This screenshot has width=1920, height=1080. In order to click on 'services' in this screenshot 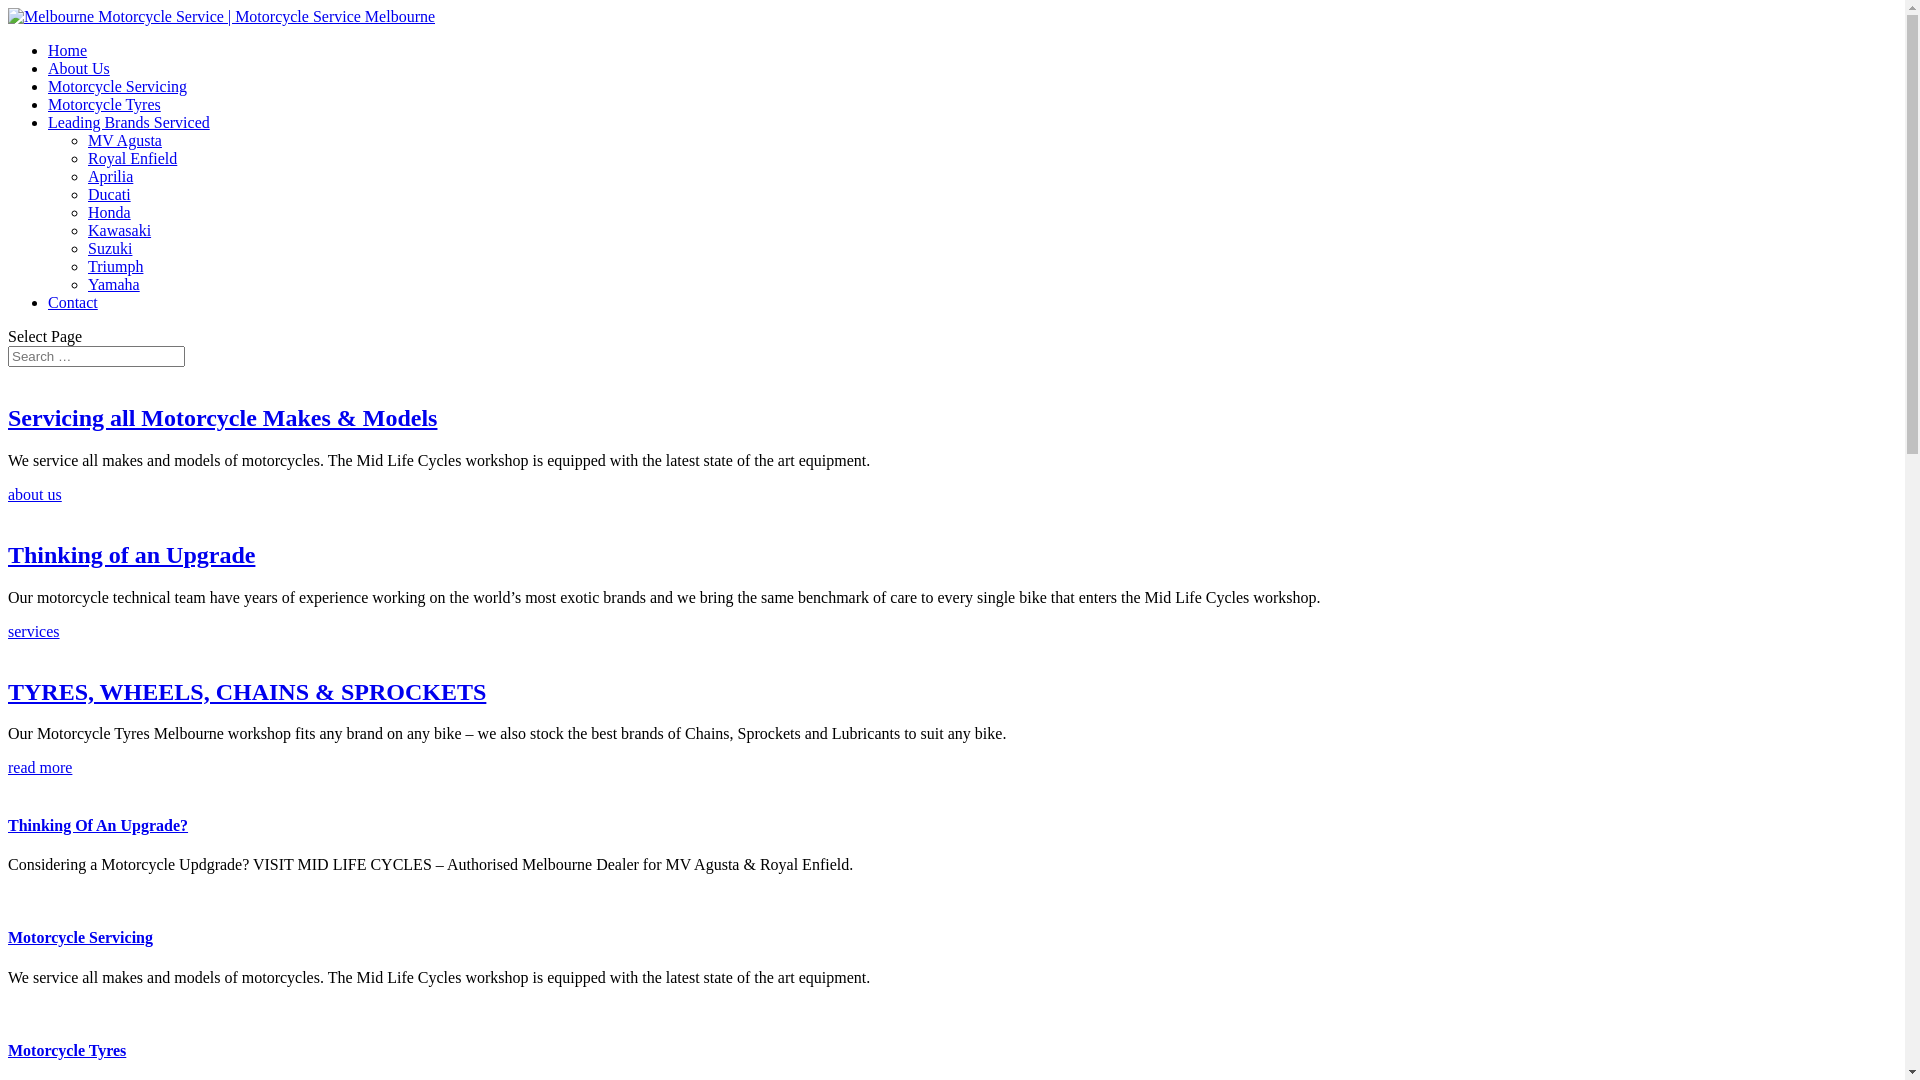, I will do `click(33, 631)`.